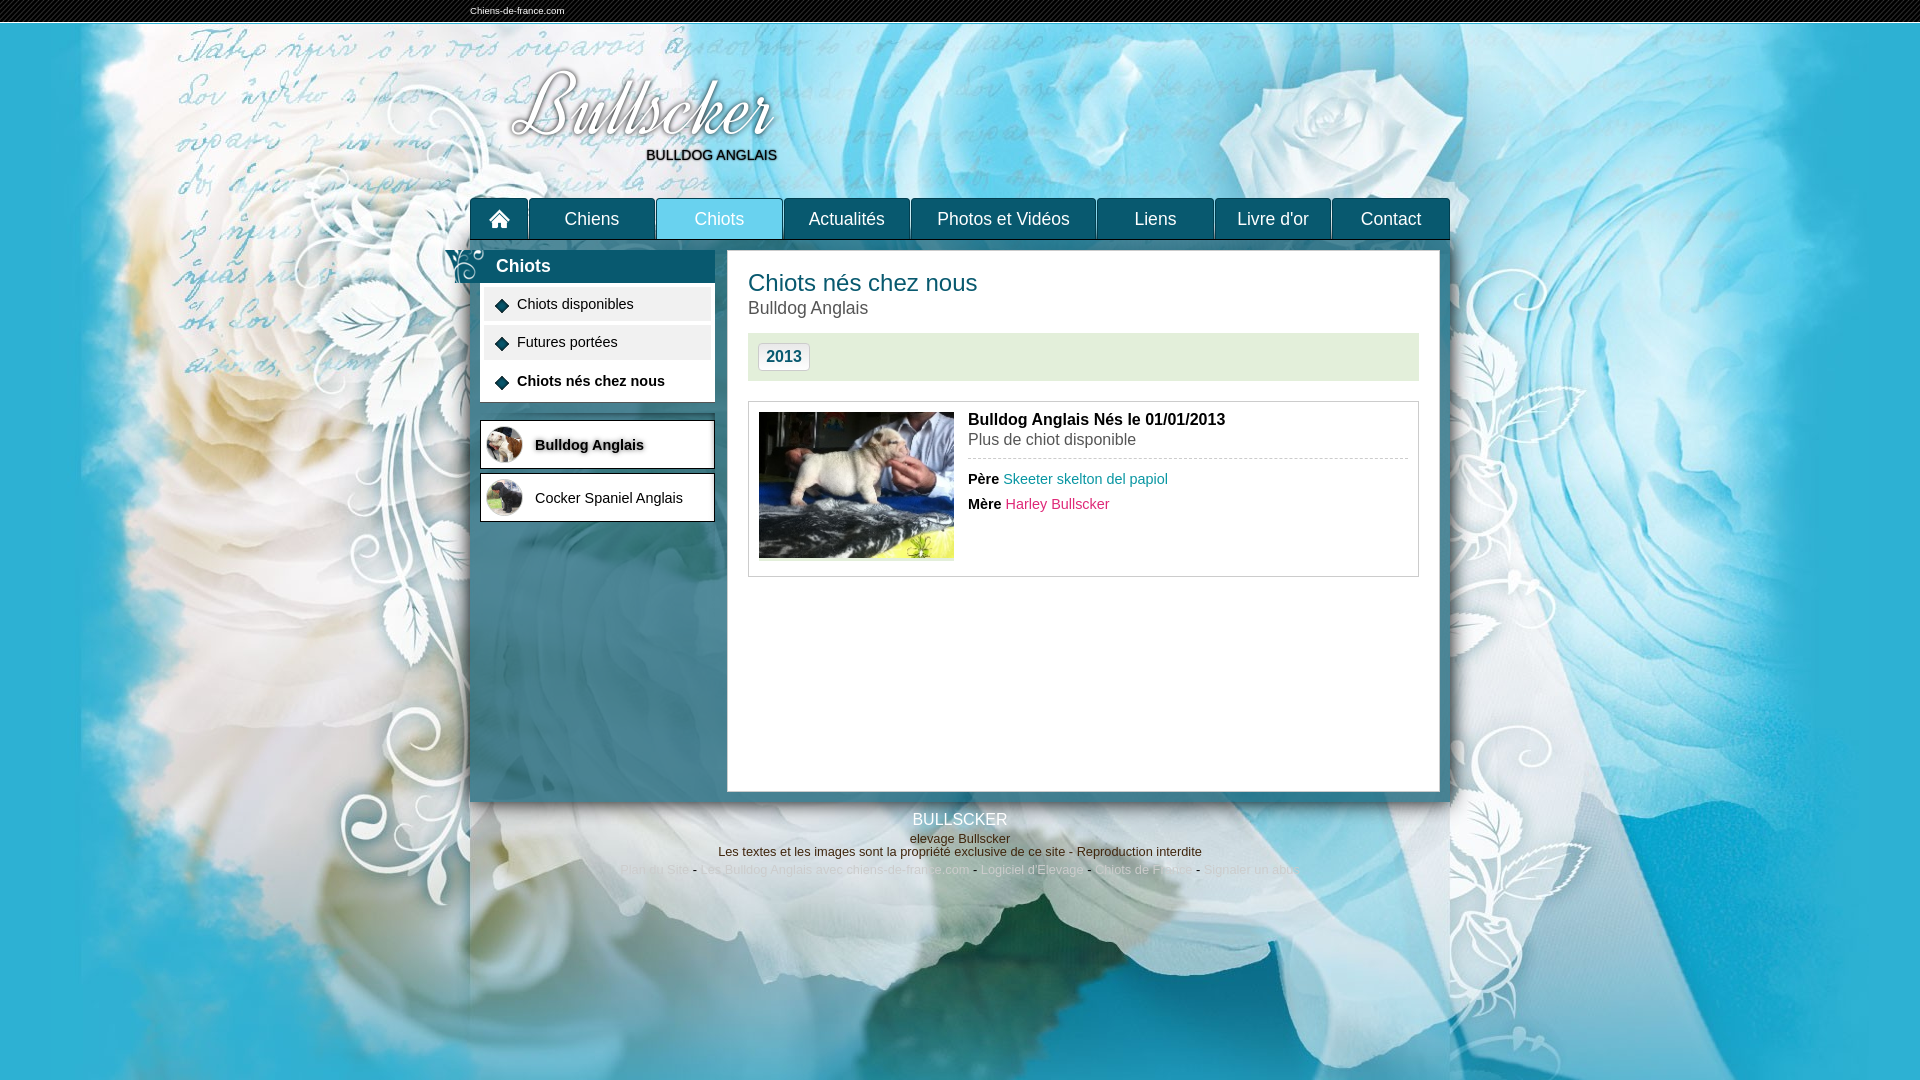 The width and height of the screenshot is (1920, 1080). What do you see at coordinates (1251, 868) in the screenshot?
I see `'Signaler un abus'` at bounding box center [1251, 868].